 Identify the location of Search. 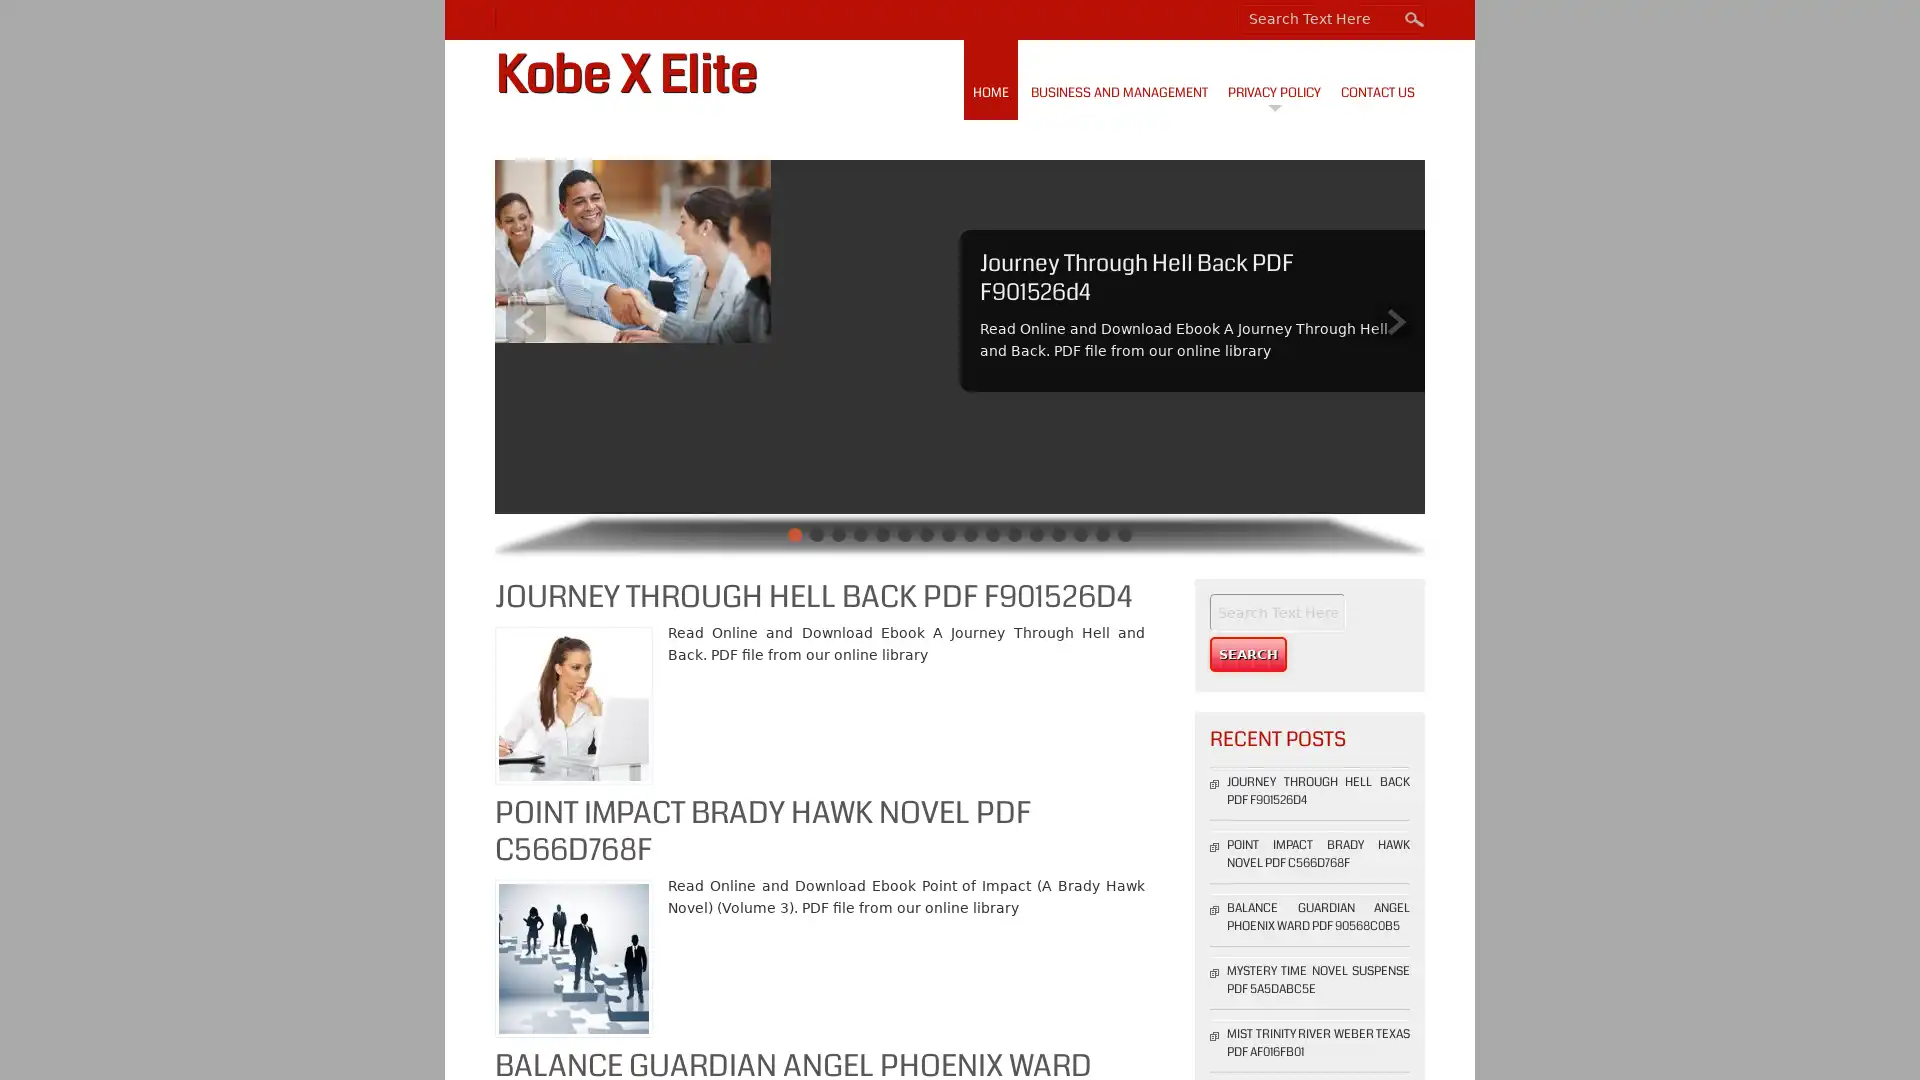
(1247, 654).